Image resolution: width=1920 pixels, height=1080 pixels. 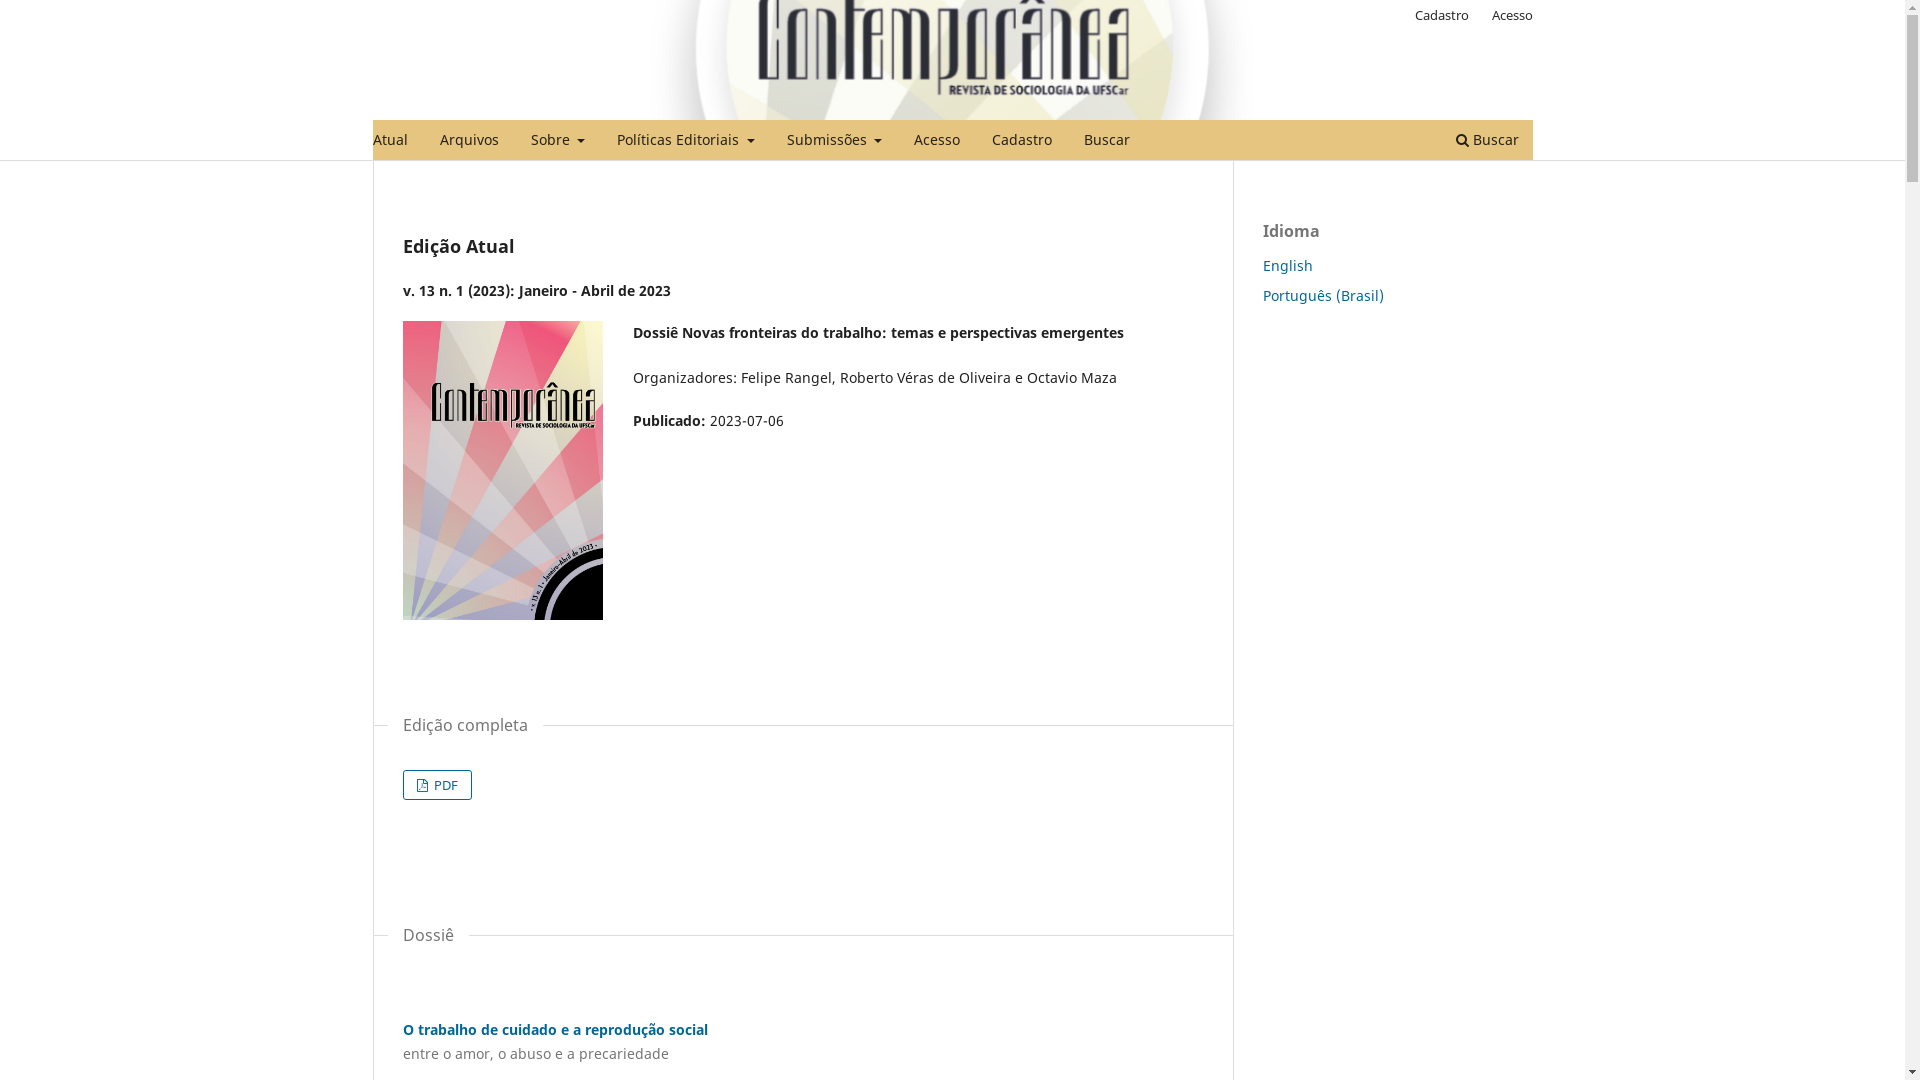 What do you see at coordinates (1106, 141) in the screenshot?
I see `'Buscar'` at bounding box center [1106, 141].